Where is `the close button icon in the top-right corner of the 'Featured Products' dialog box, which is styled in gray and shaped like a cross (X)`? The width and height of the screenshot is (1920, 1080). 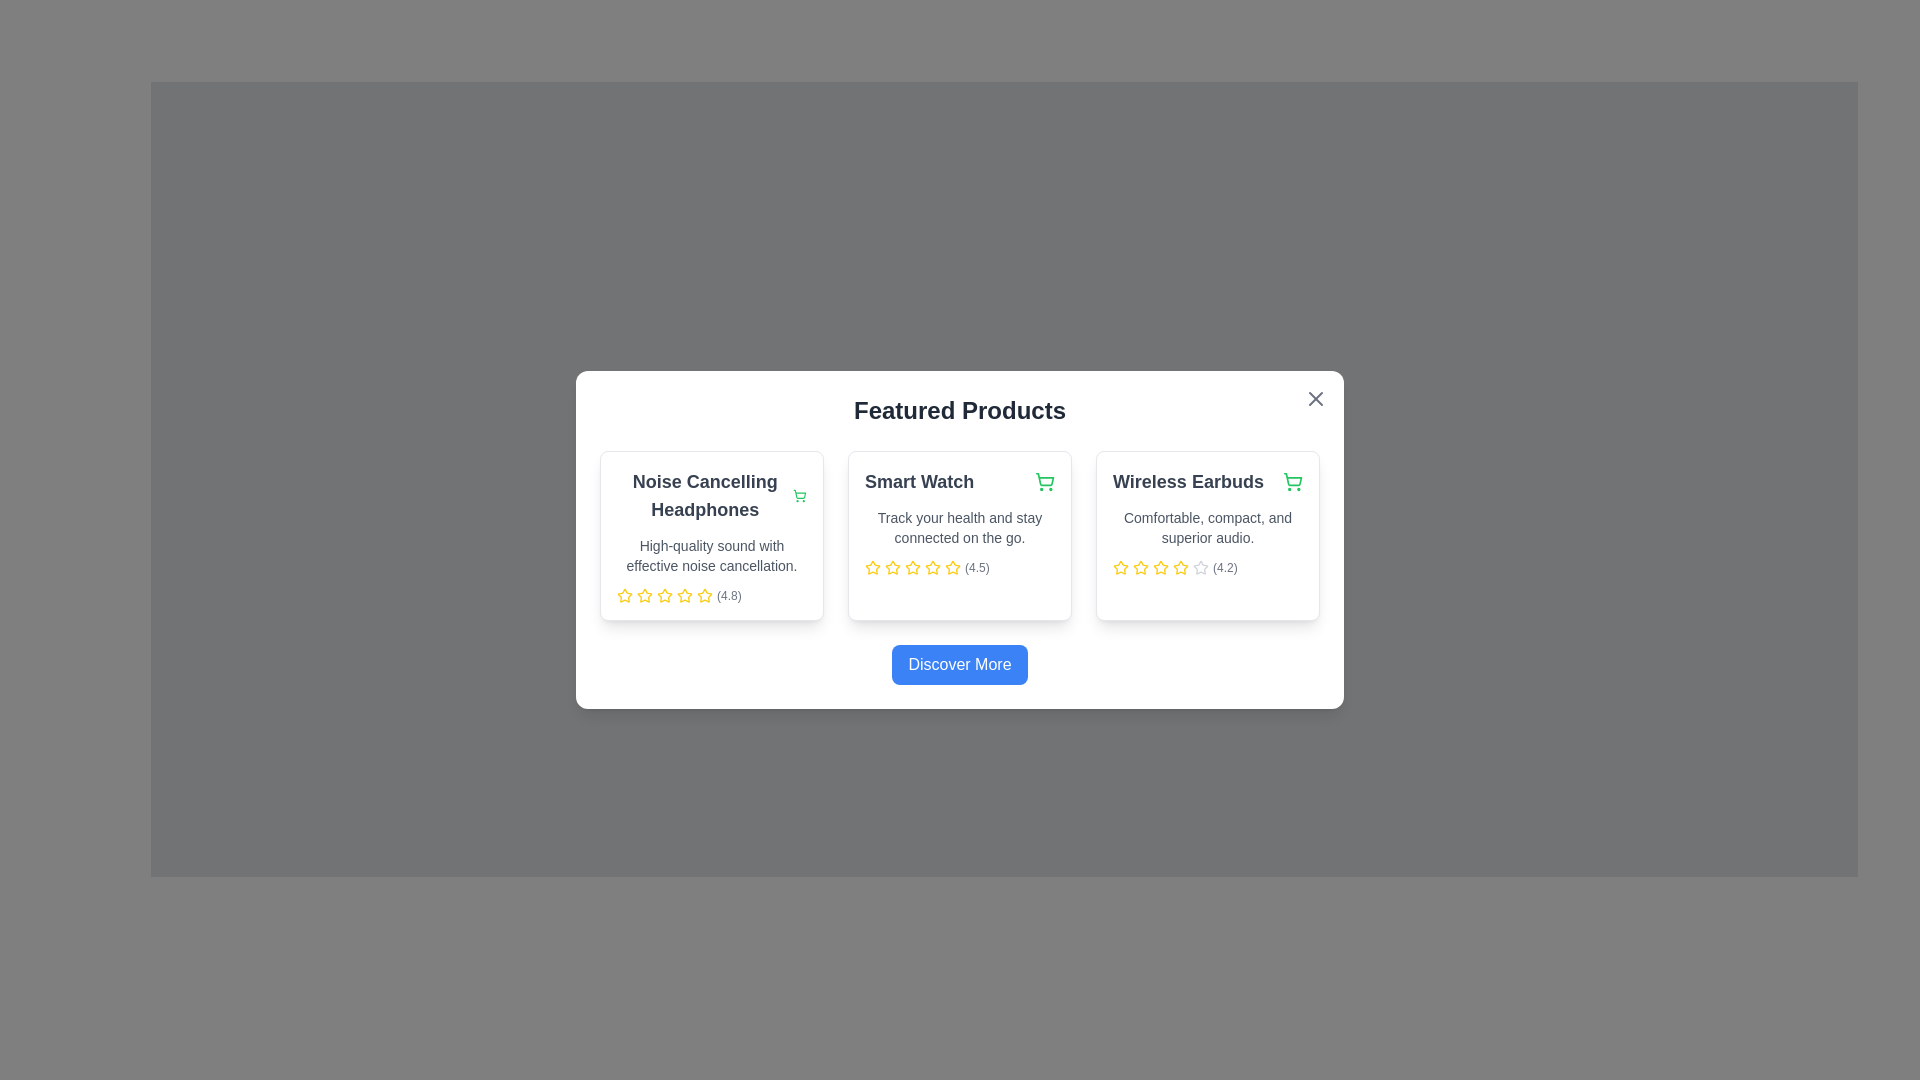
the close button icon in the top-right corner of the 'Featured Products' dialog box, which is styled in gray and shaped like a cross (X) is located at coordinates (1315, 398).